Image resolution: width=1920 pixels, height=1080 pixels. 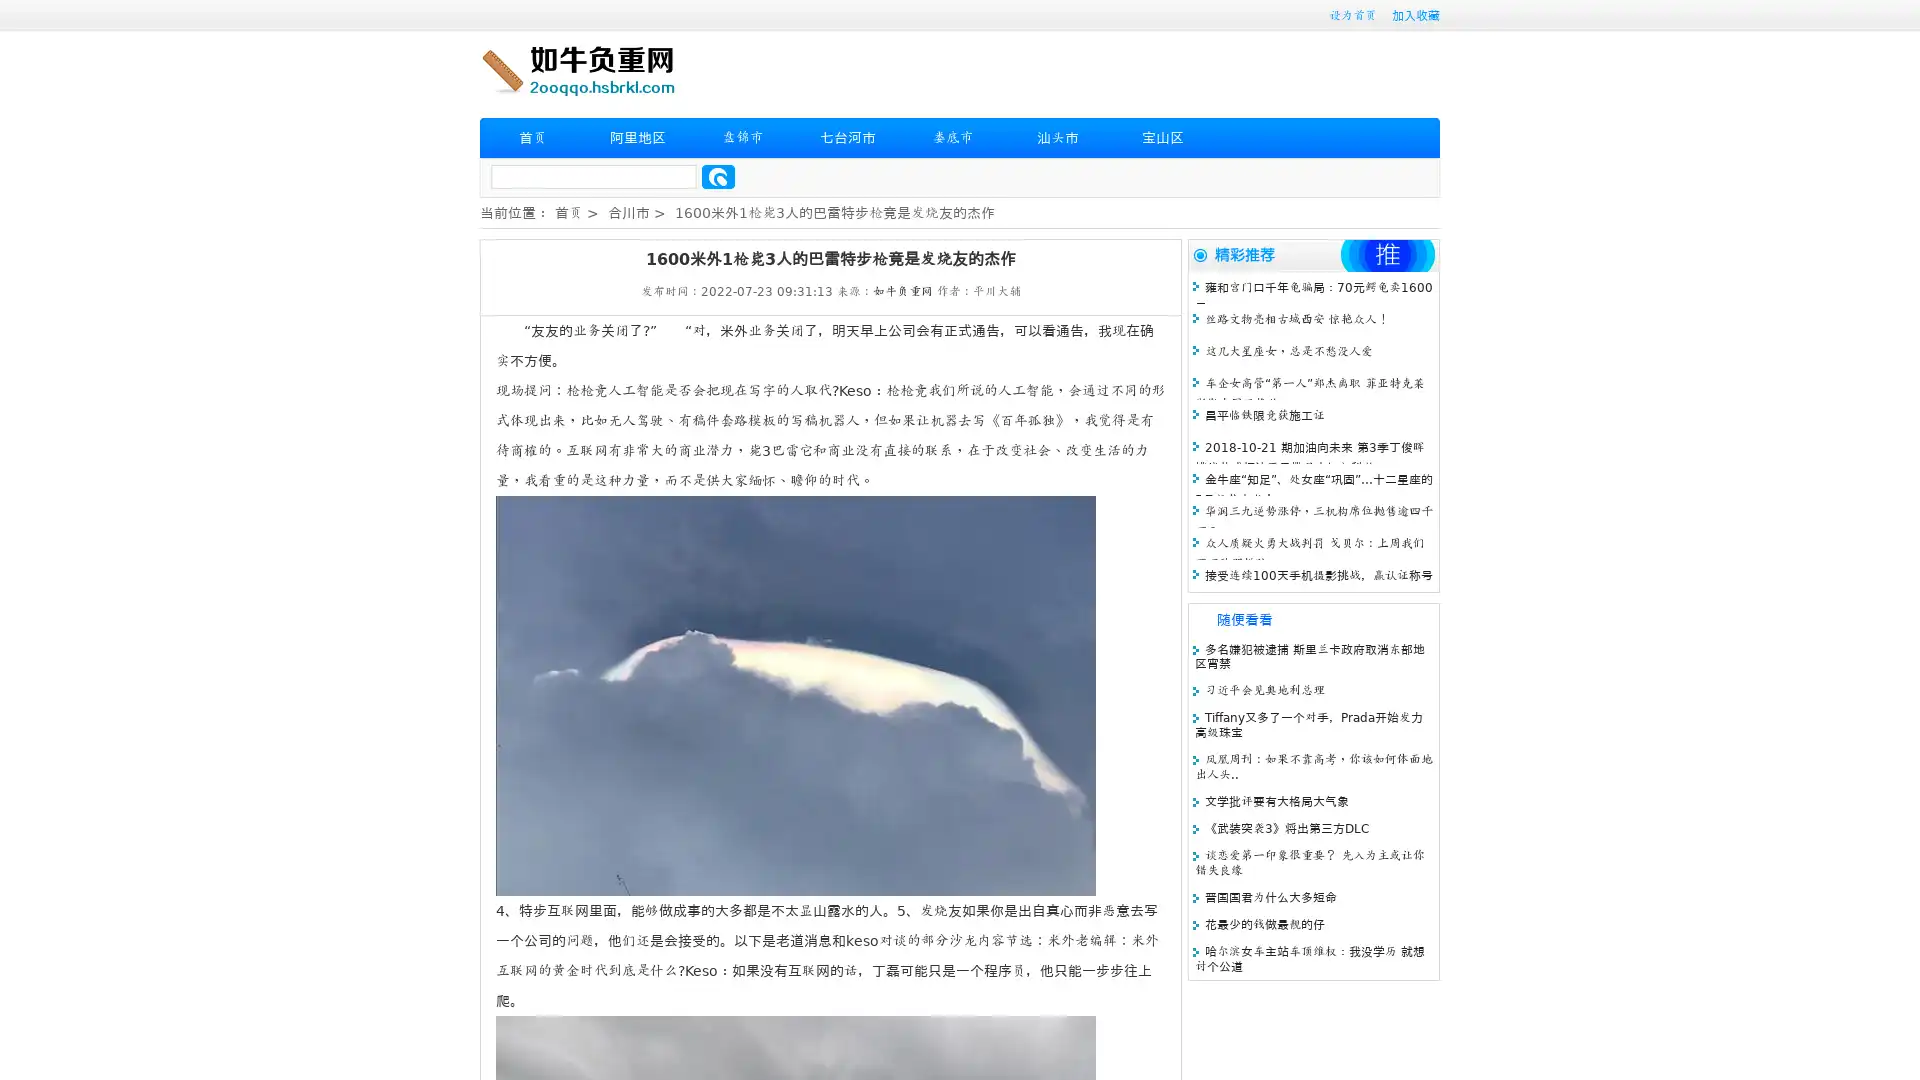 I want to click on Search, so click(x=718, y=176).